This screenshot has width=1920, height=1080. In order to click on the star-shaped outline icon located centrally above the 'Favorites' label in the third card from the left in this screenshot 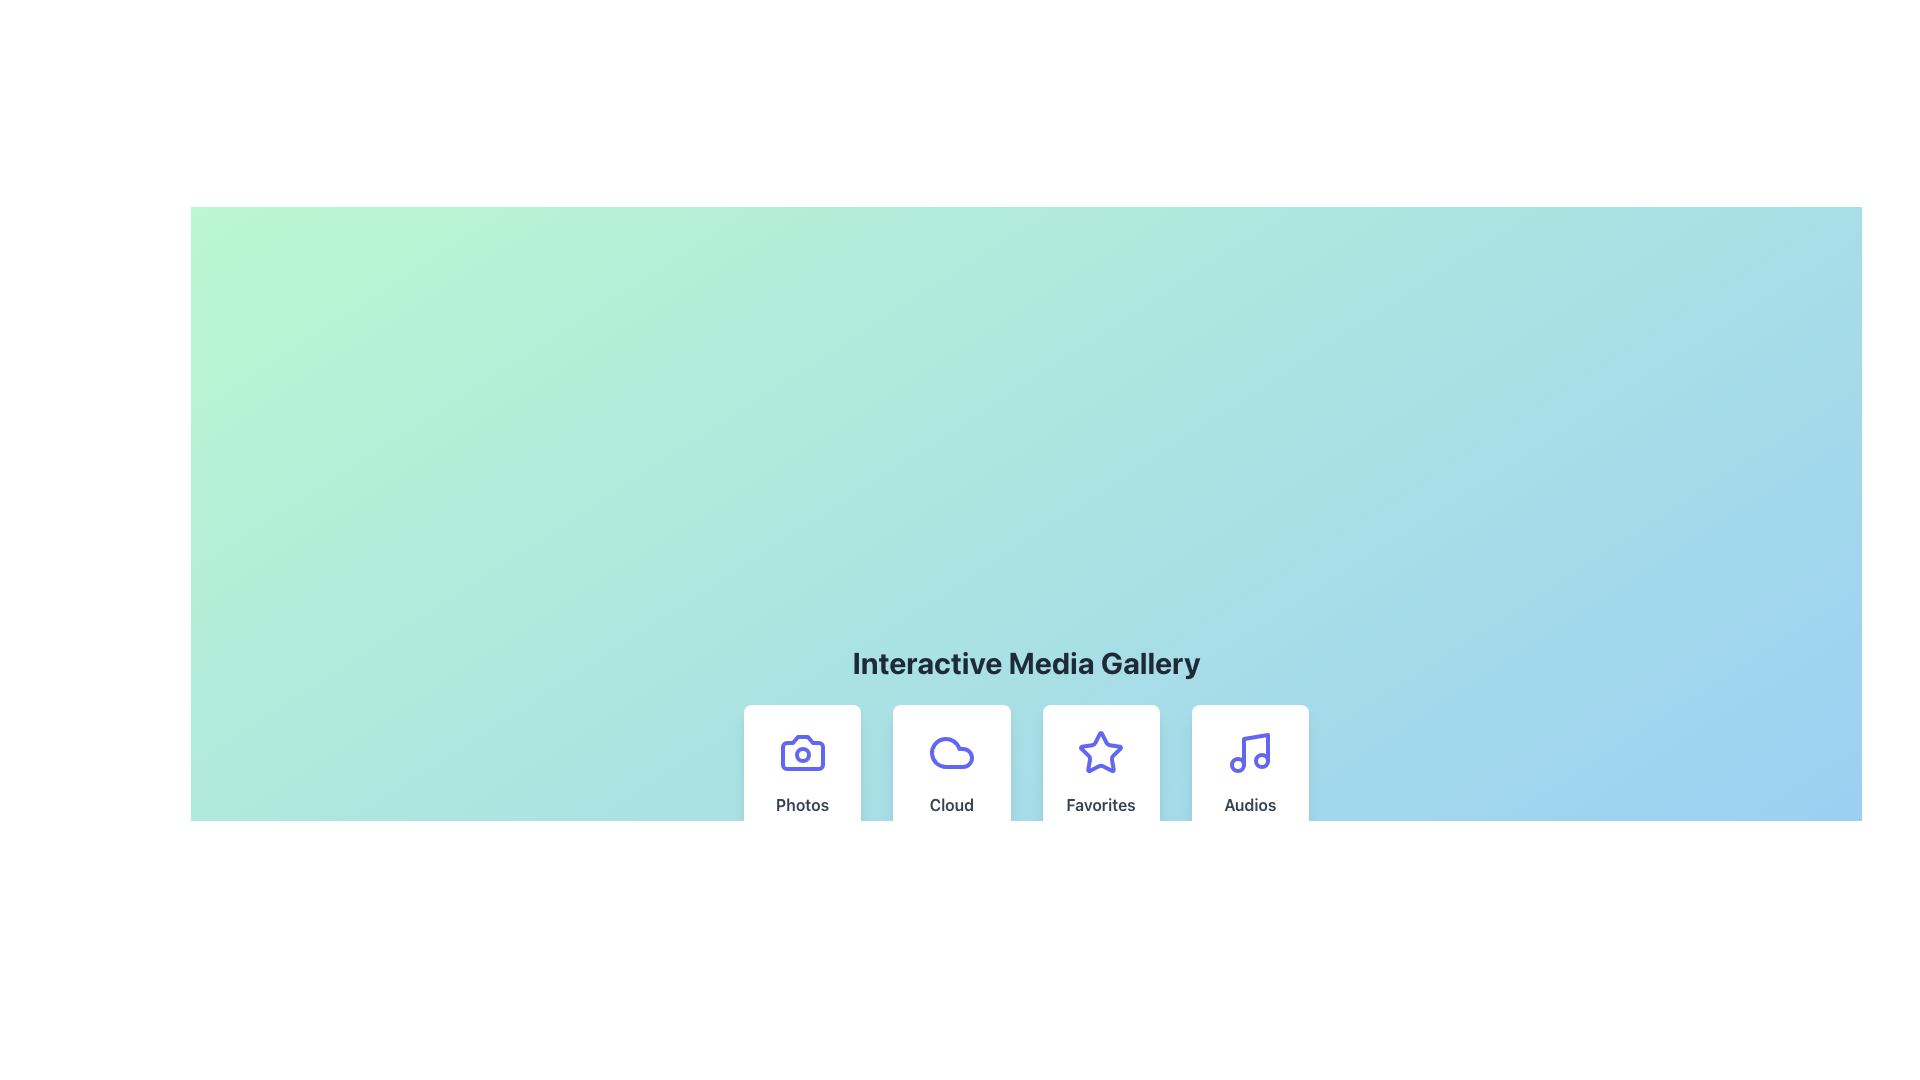, I will do `click(1100, 752)`.